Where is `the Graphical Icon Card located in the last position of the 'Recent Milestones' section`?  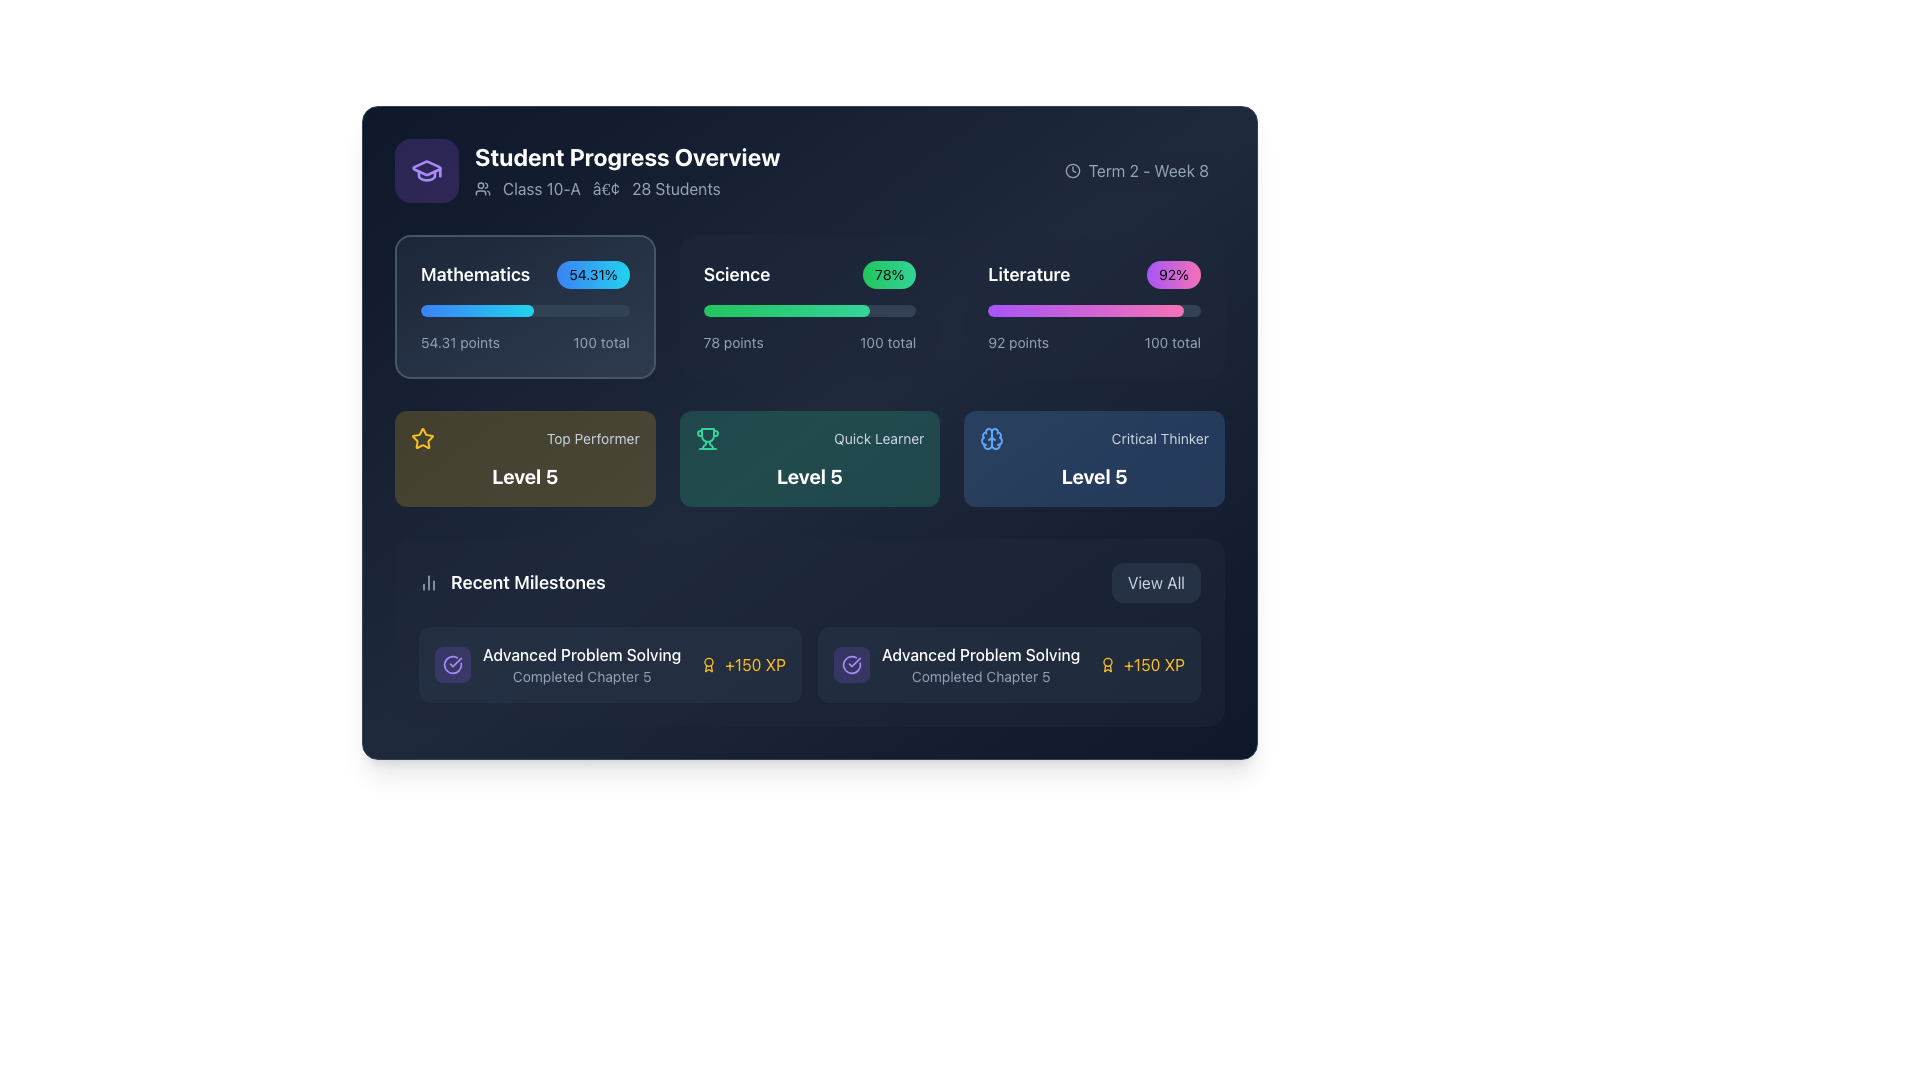 the Graphical Icon Card located in the last position of the 'Recent Milestones' section is located at coordinates (851, 664).